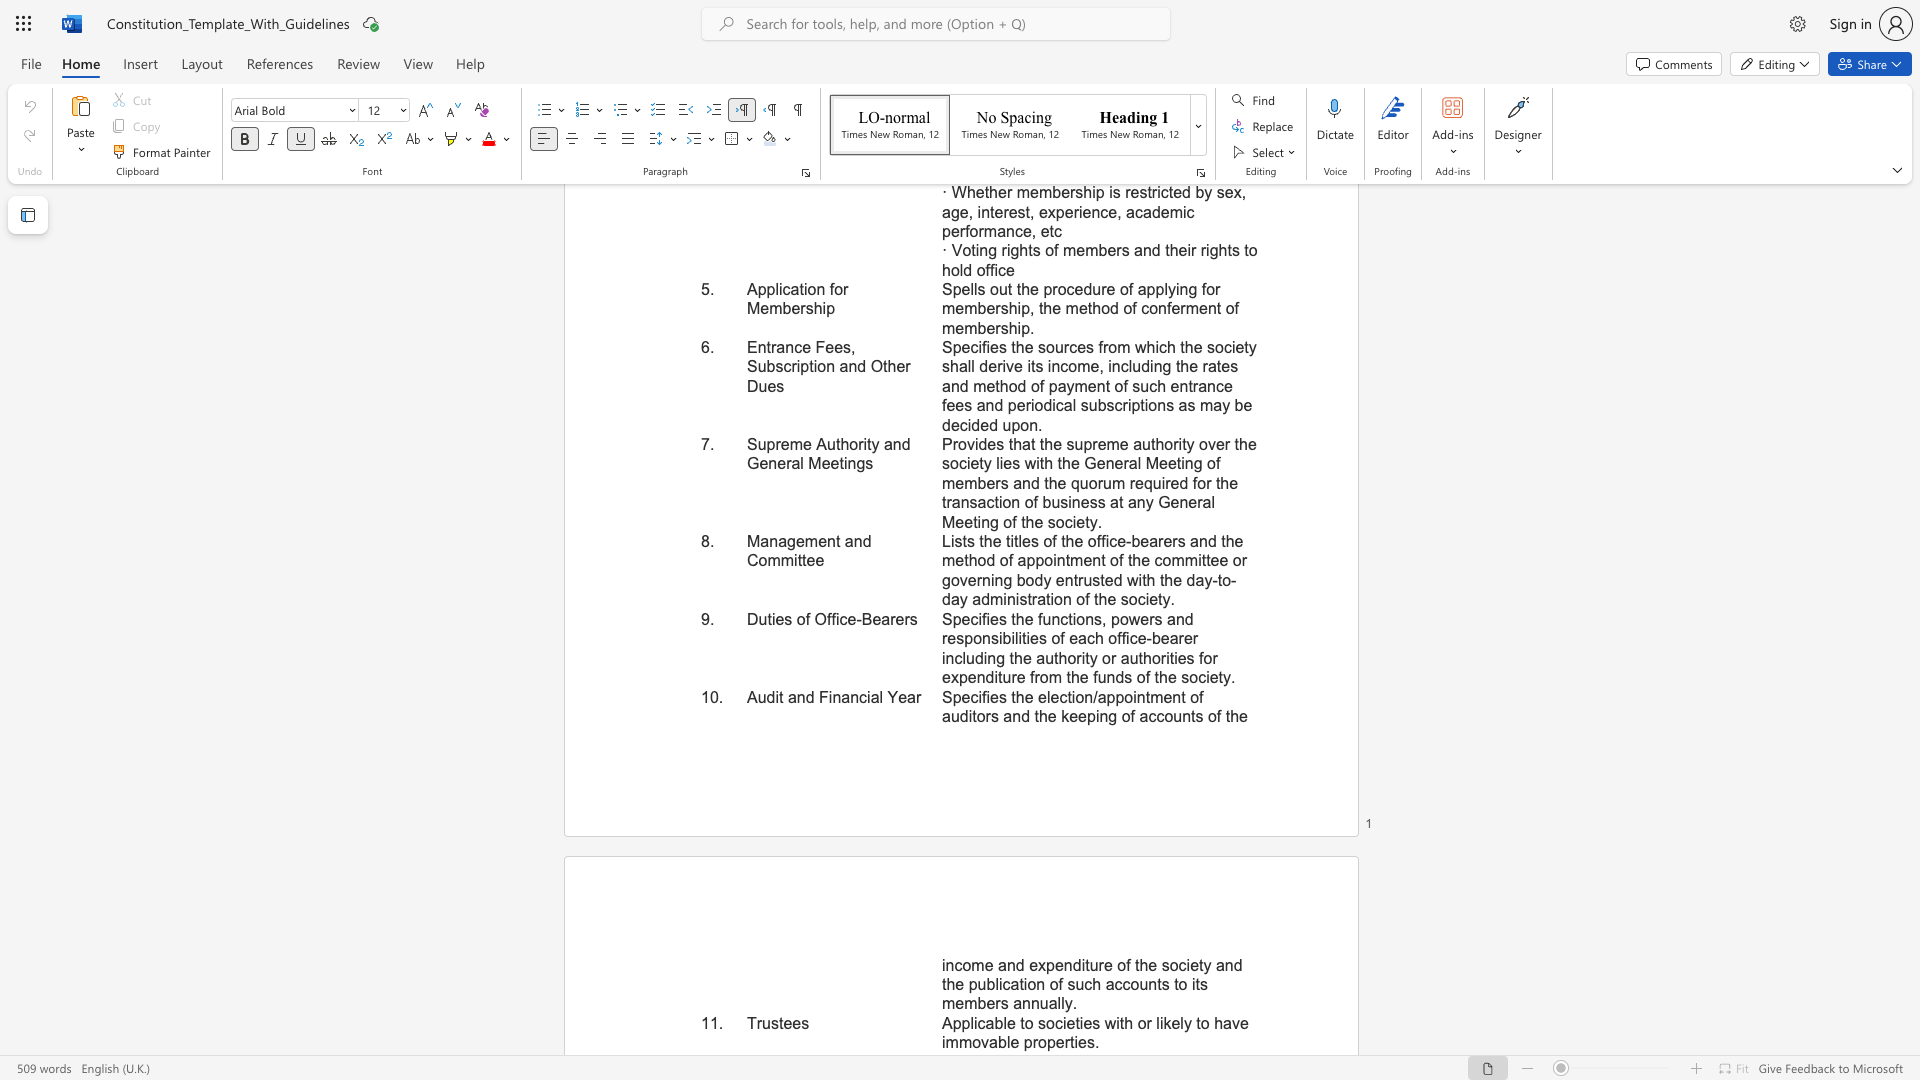 The width and height of the screenshot is (1920, 1080). Describe the element at coordinates (968, 715) in the screenshot. I see `the subset text "itors and the keeping o" within the text "Specifies the election/appointment of auditors and the keeping of accounts of the"` at that location.